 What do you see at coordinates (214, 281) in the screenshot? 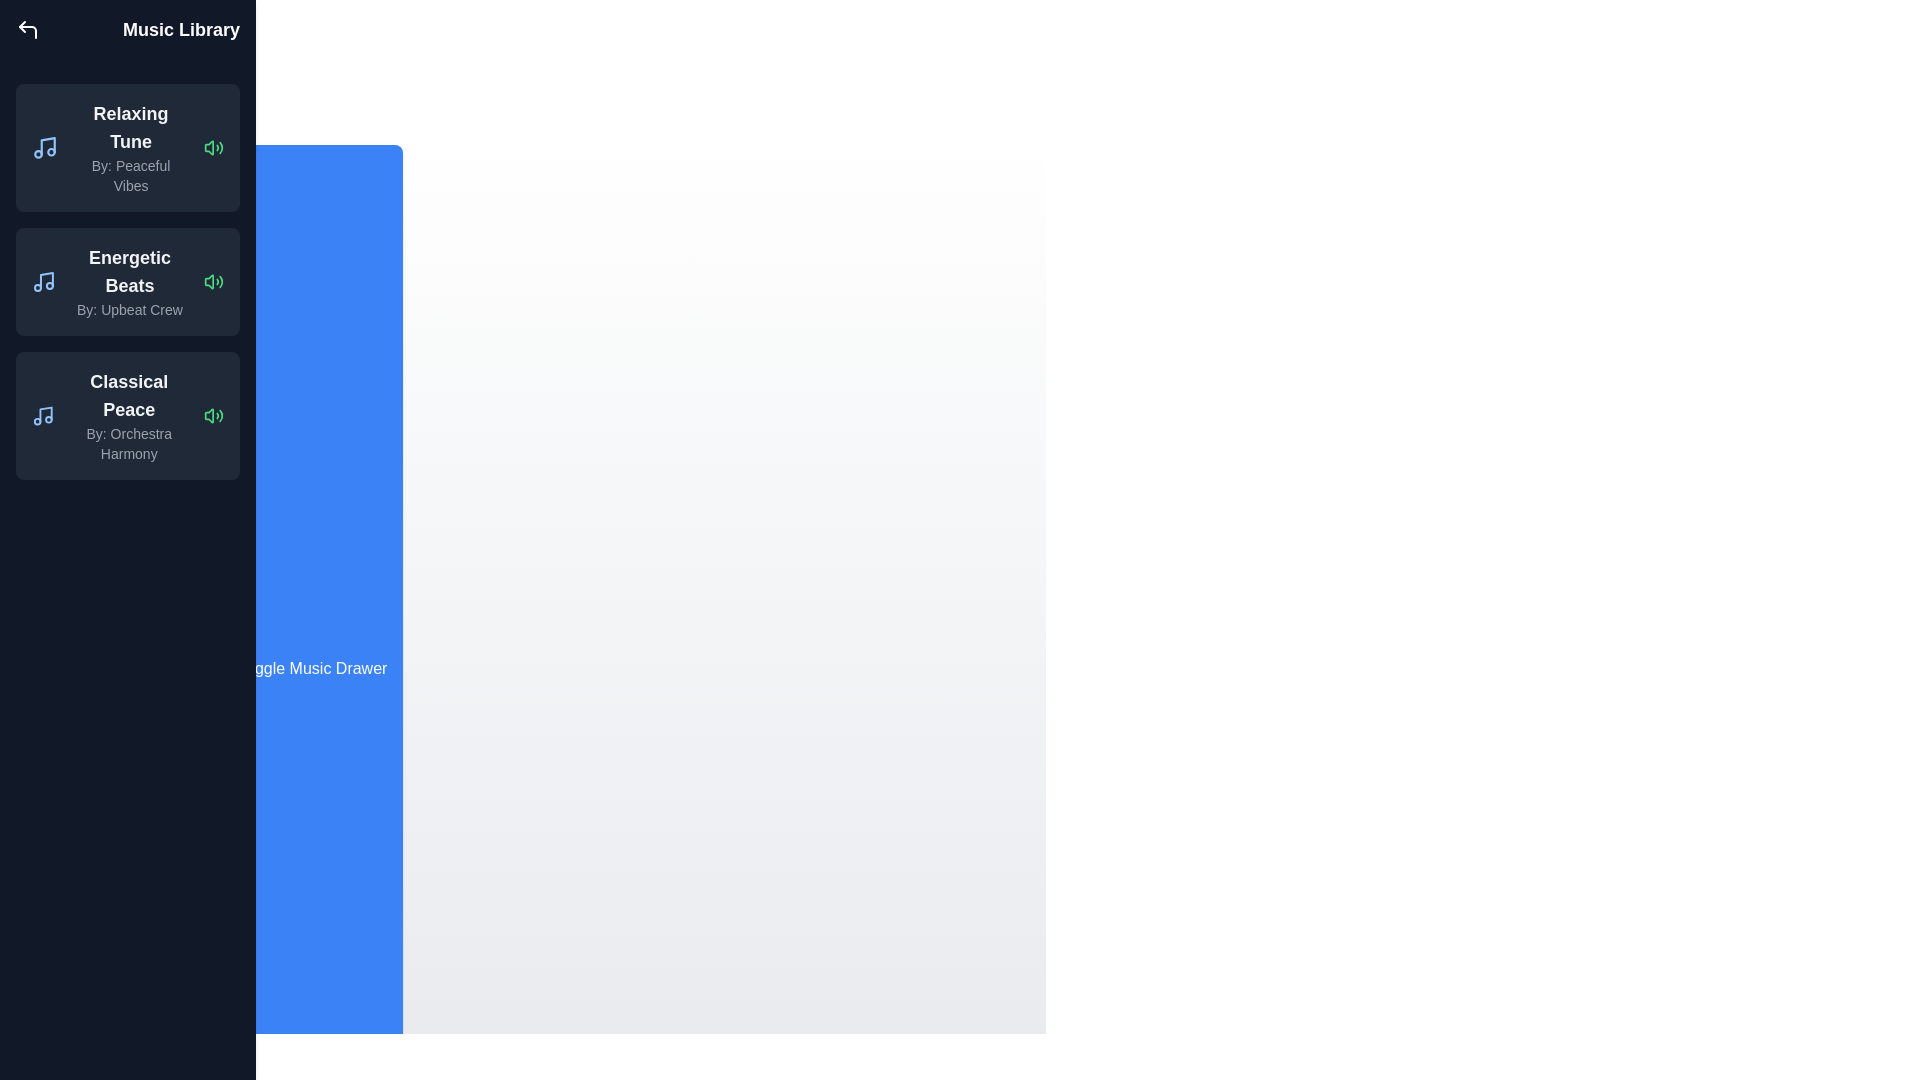
I see `the track Energetic Beats from the list` at bounding box center [214, 281].